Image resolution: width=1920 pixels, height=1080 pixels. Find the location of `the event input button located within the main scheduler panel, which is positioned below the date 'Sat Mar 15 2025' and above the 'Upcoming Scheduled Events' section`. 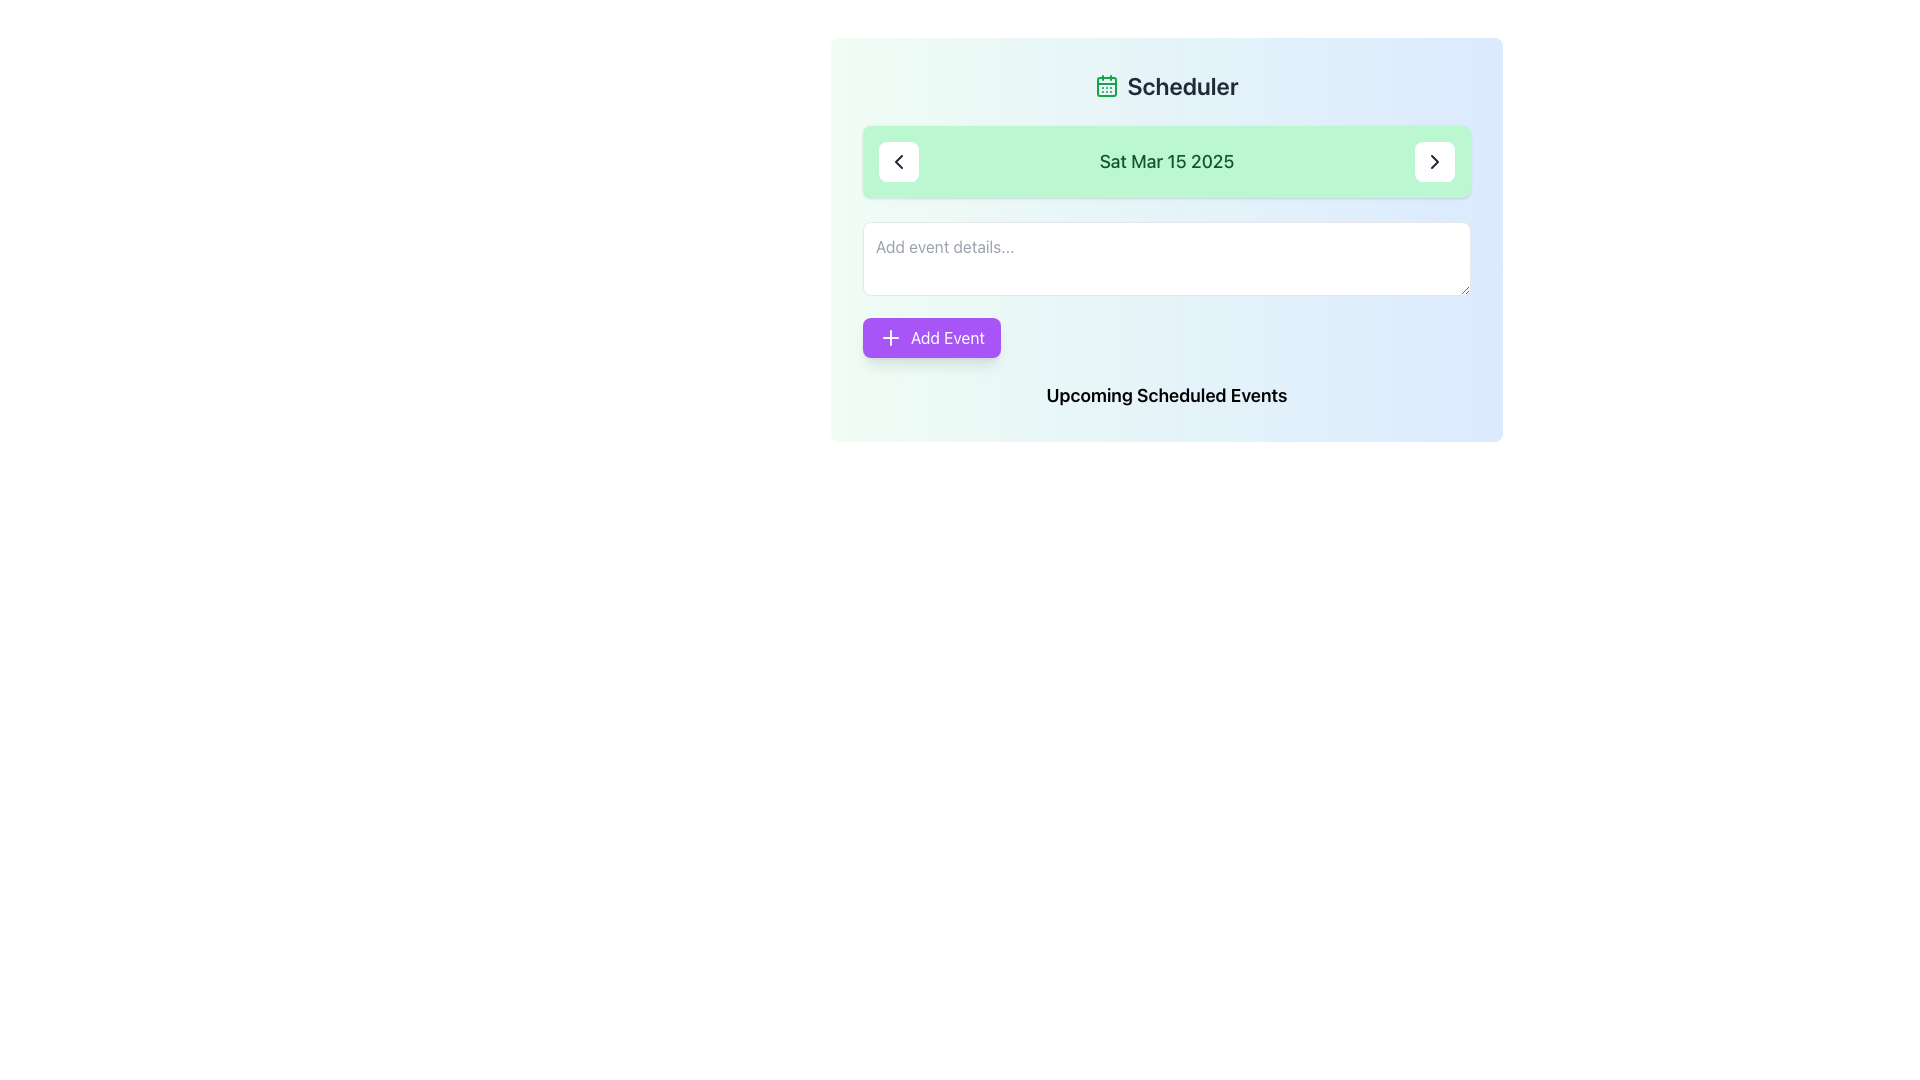

the event input button located within the main scheduler panel, which is positioned below the date 'Sat Mar 15 2025' and above the 'Upcoming Scheduled Events' section is located at coordinates (1166, 289).